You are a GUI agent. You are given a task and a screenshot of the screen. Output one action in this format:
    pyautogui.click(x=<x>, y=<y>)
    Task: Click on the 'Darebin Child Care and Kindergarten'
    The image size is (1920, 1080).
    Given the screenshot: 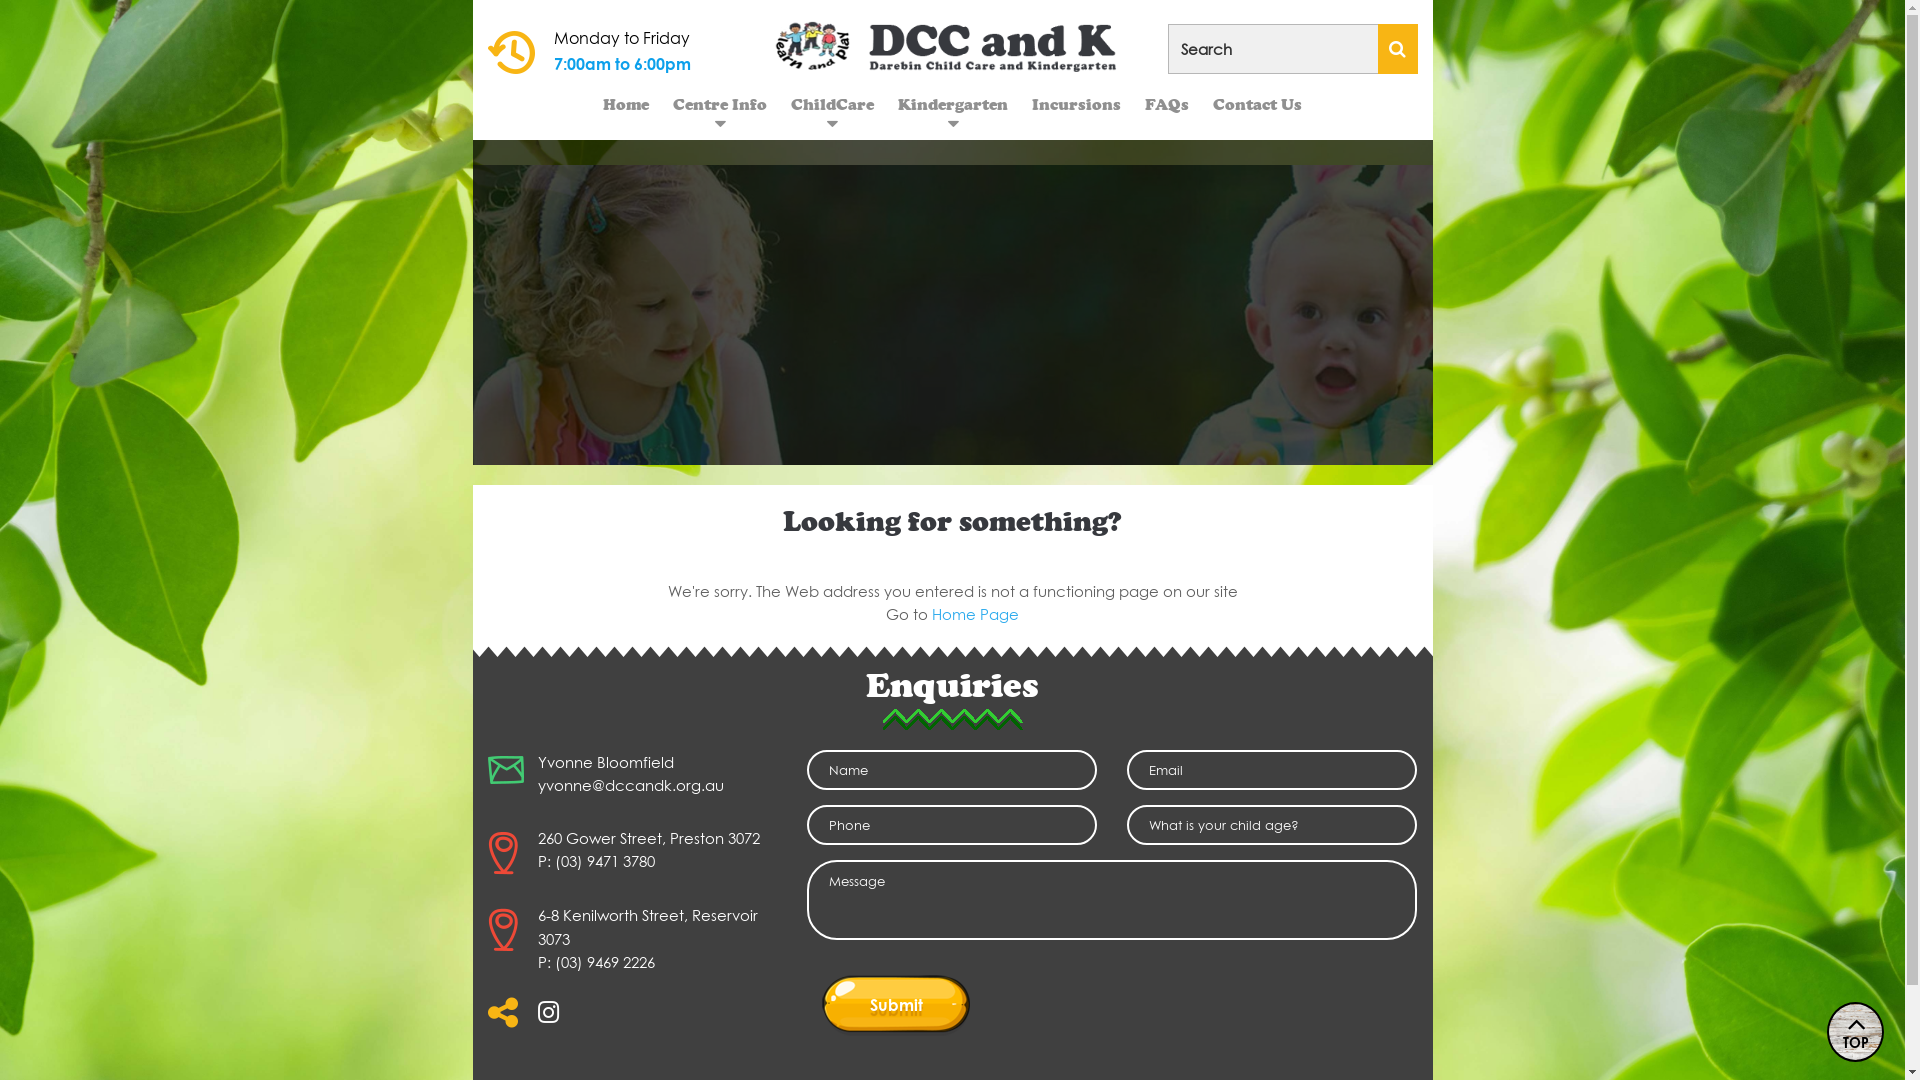 What is the action you would take?
    pyautogui.click(x=952, y=45)
    